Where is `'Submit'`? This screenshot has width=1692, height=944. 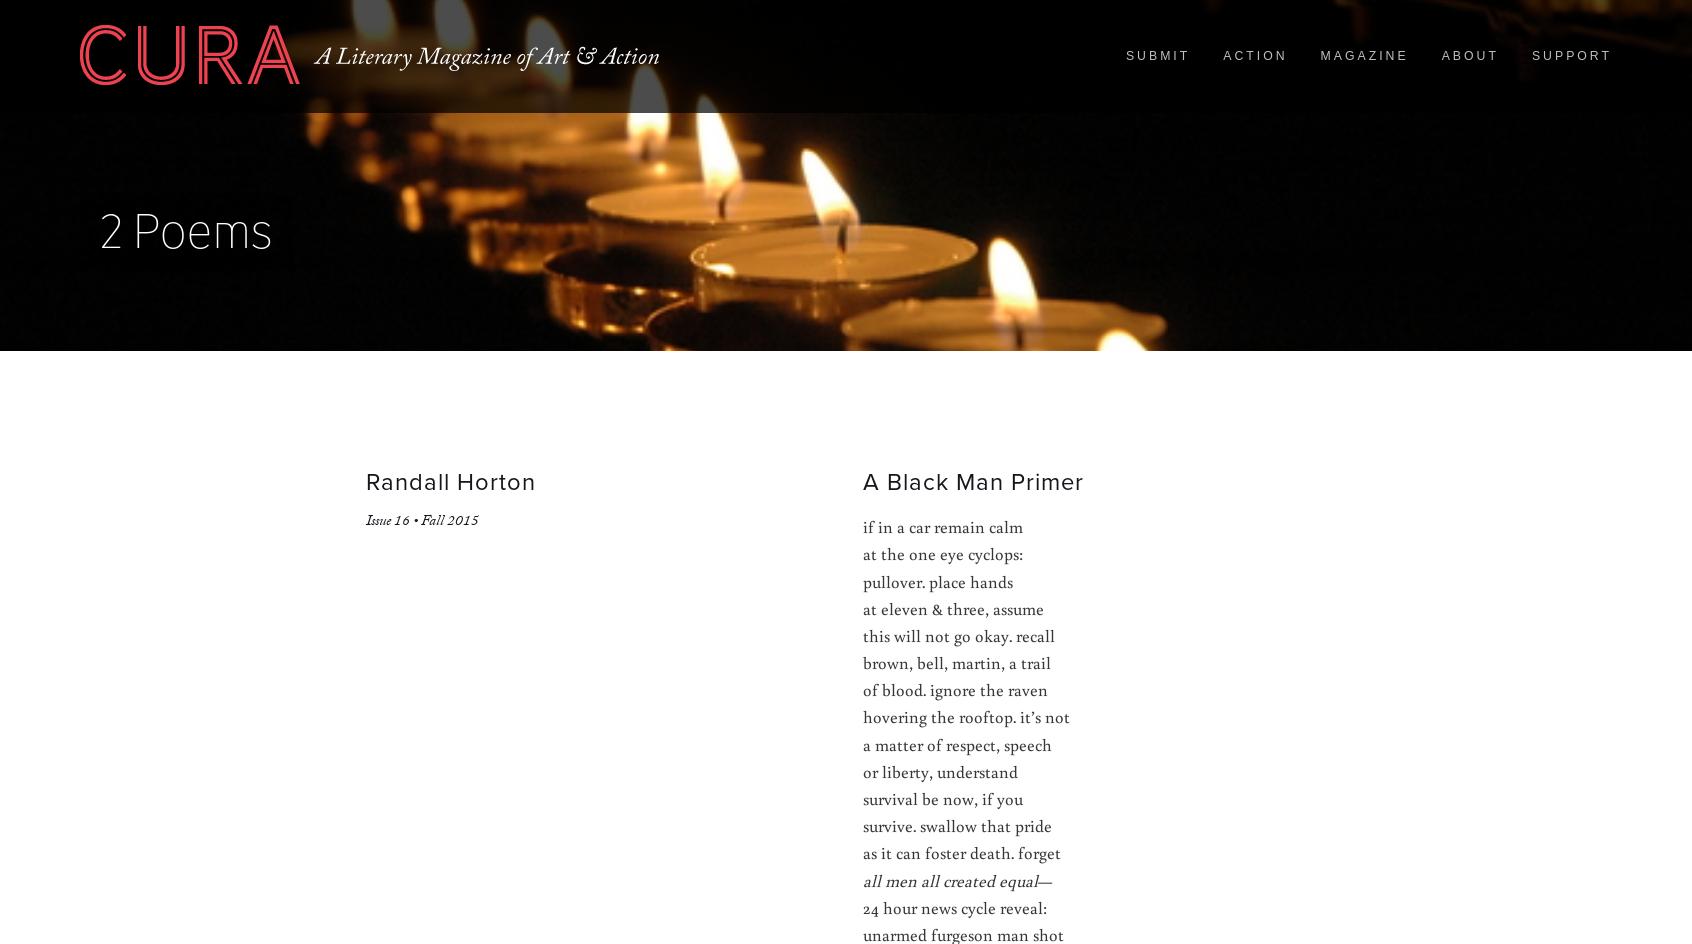
'Submit' is located at coordinates (1156, 55).